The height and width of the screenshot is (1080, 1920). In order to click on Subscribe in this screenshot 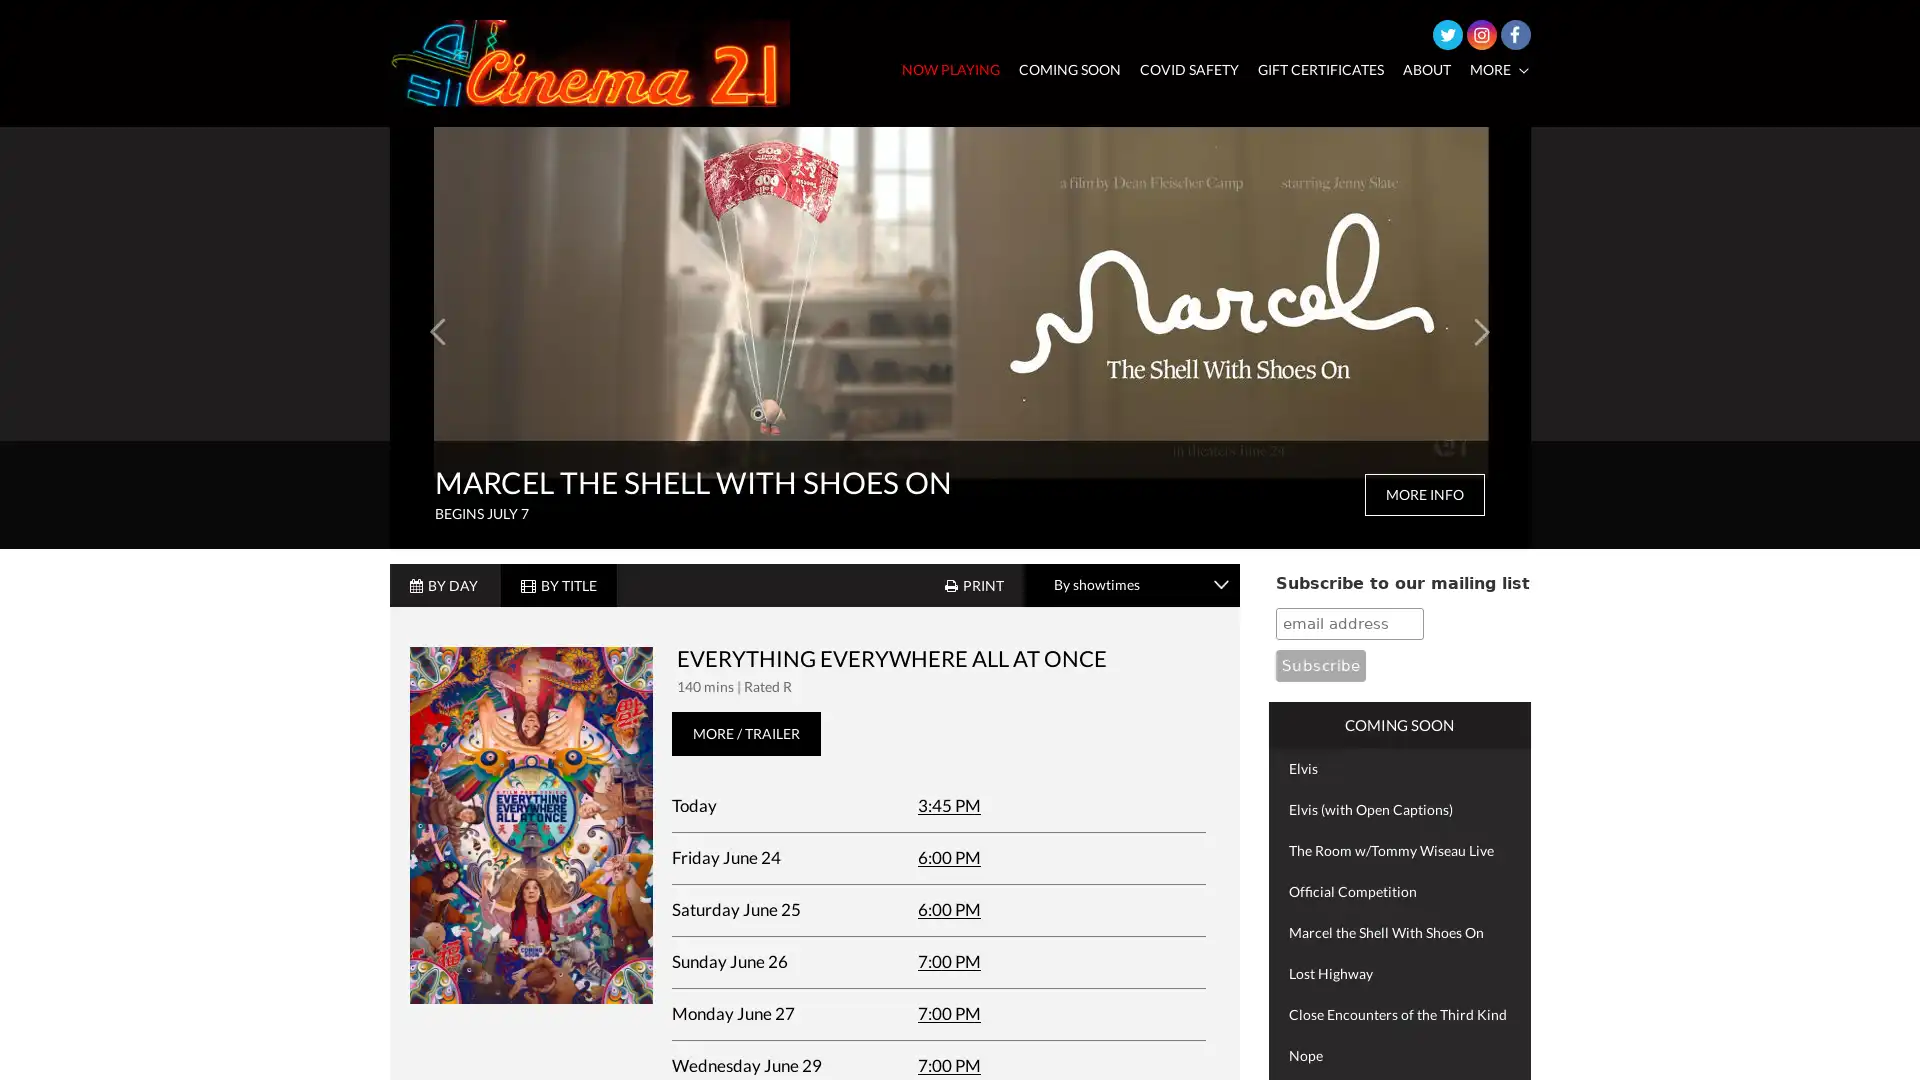, I will do `click(1320, 664)`.